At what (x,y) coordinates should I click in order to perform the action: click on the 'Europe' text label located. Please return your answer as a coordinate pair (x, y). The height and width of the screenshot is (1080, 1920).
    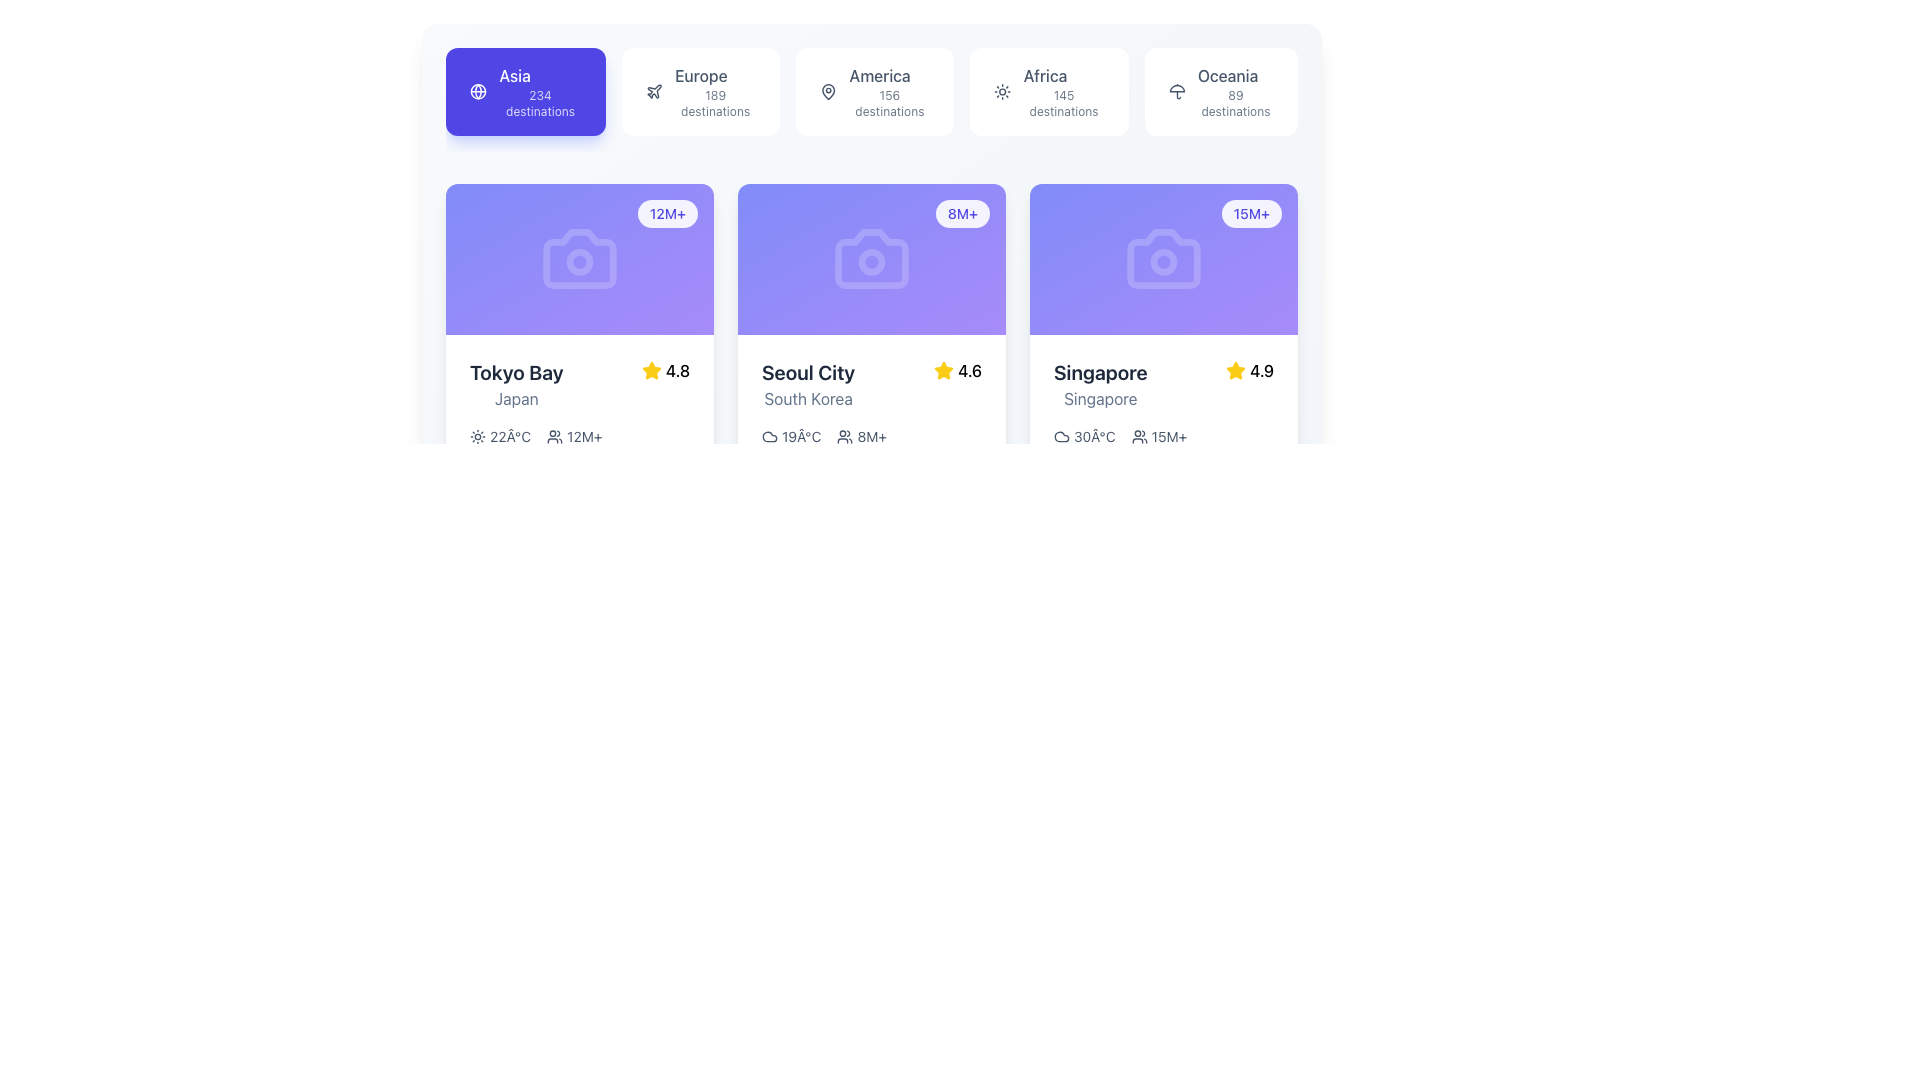
    Looking at the image, I should click on (701, 75).